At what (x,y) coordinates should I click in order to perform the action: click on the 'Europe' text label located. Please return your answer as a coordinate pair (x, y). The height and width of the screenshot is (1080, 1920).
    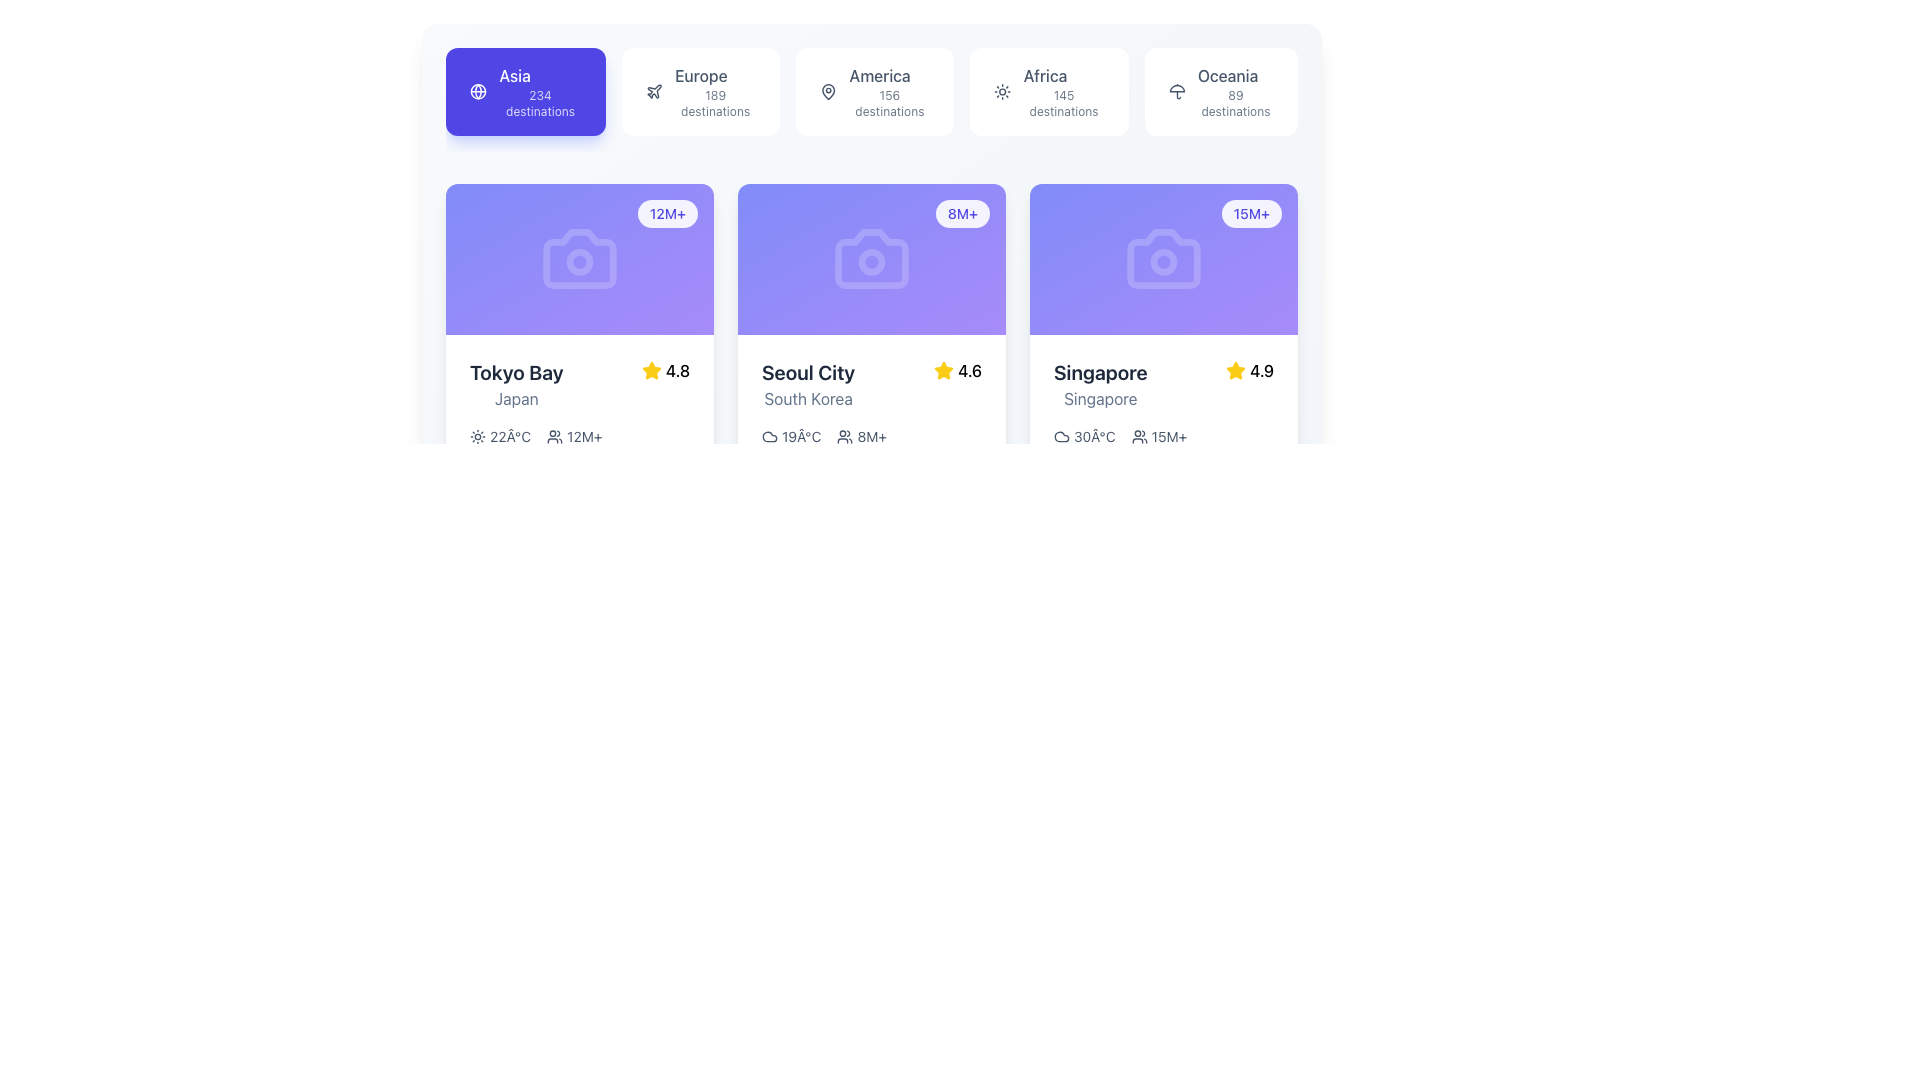
    Looking at the image, I should click on (701, 75).